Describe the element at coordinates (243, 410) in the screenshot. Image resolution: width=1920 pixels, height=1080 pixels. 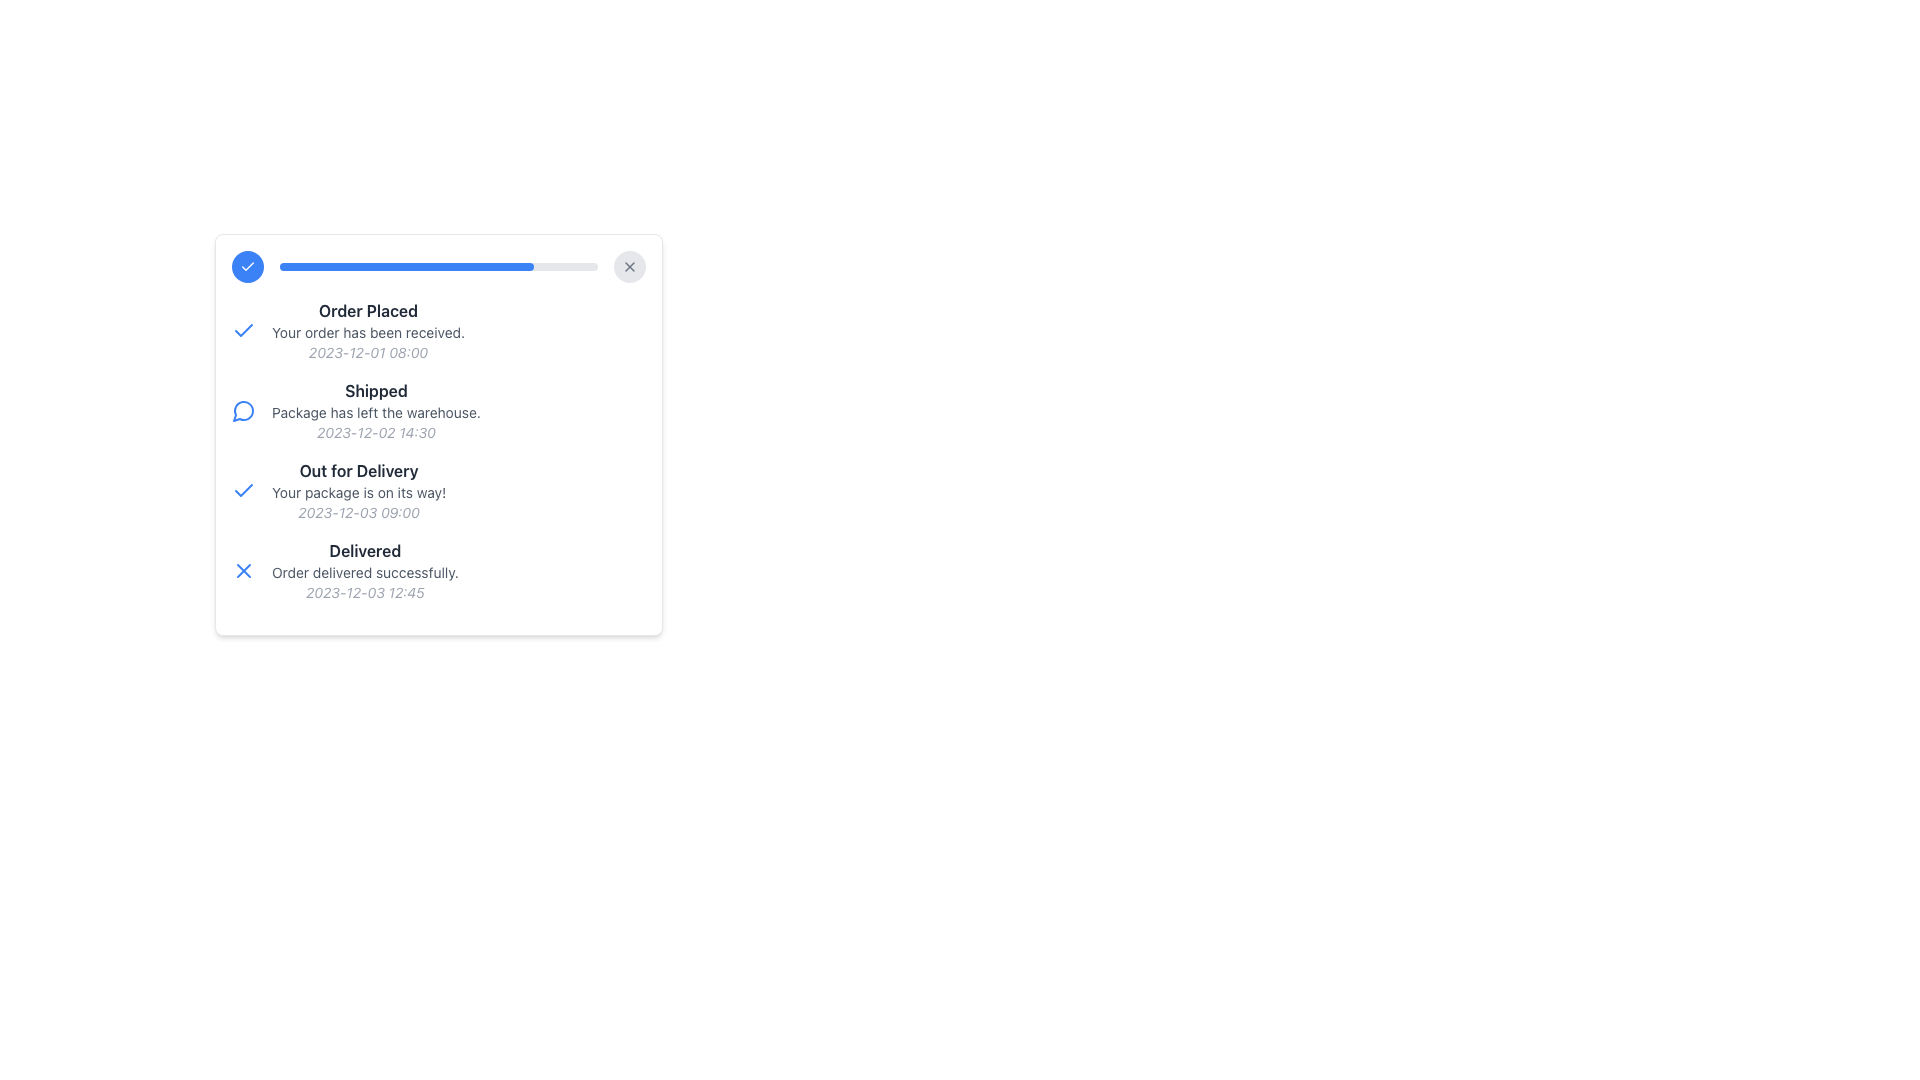
I see `the small blue speech bubble icon located in the left section of the 'Shipped' row before the text description` at that location.